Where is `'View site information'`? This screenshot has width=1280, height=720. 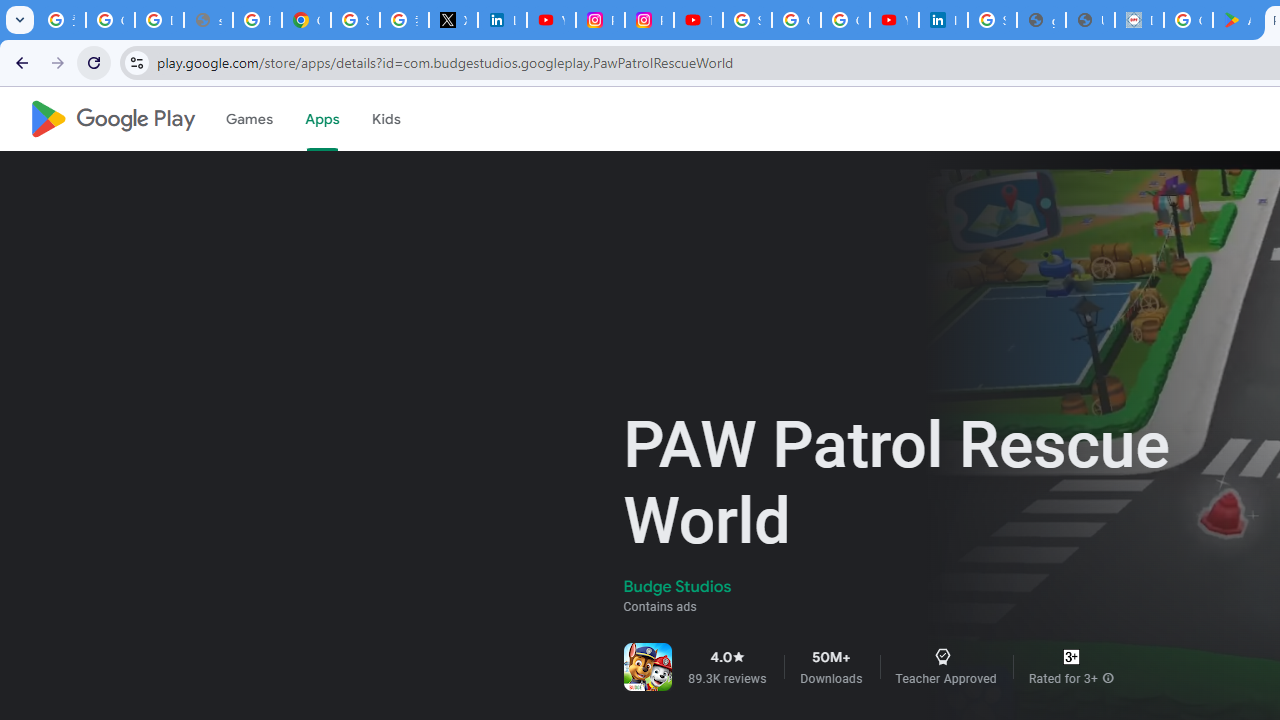 'View site information' is located at coordinates (135, 61).